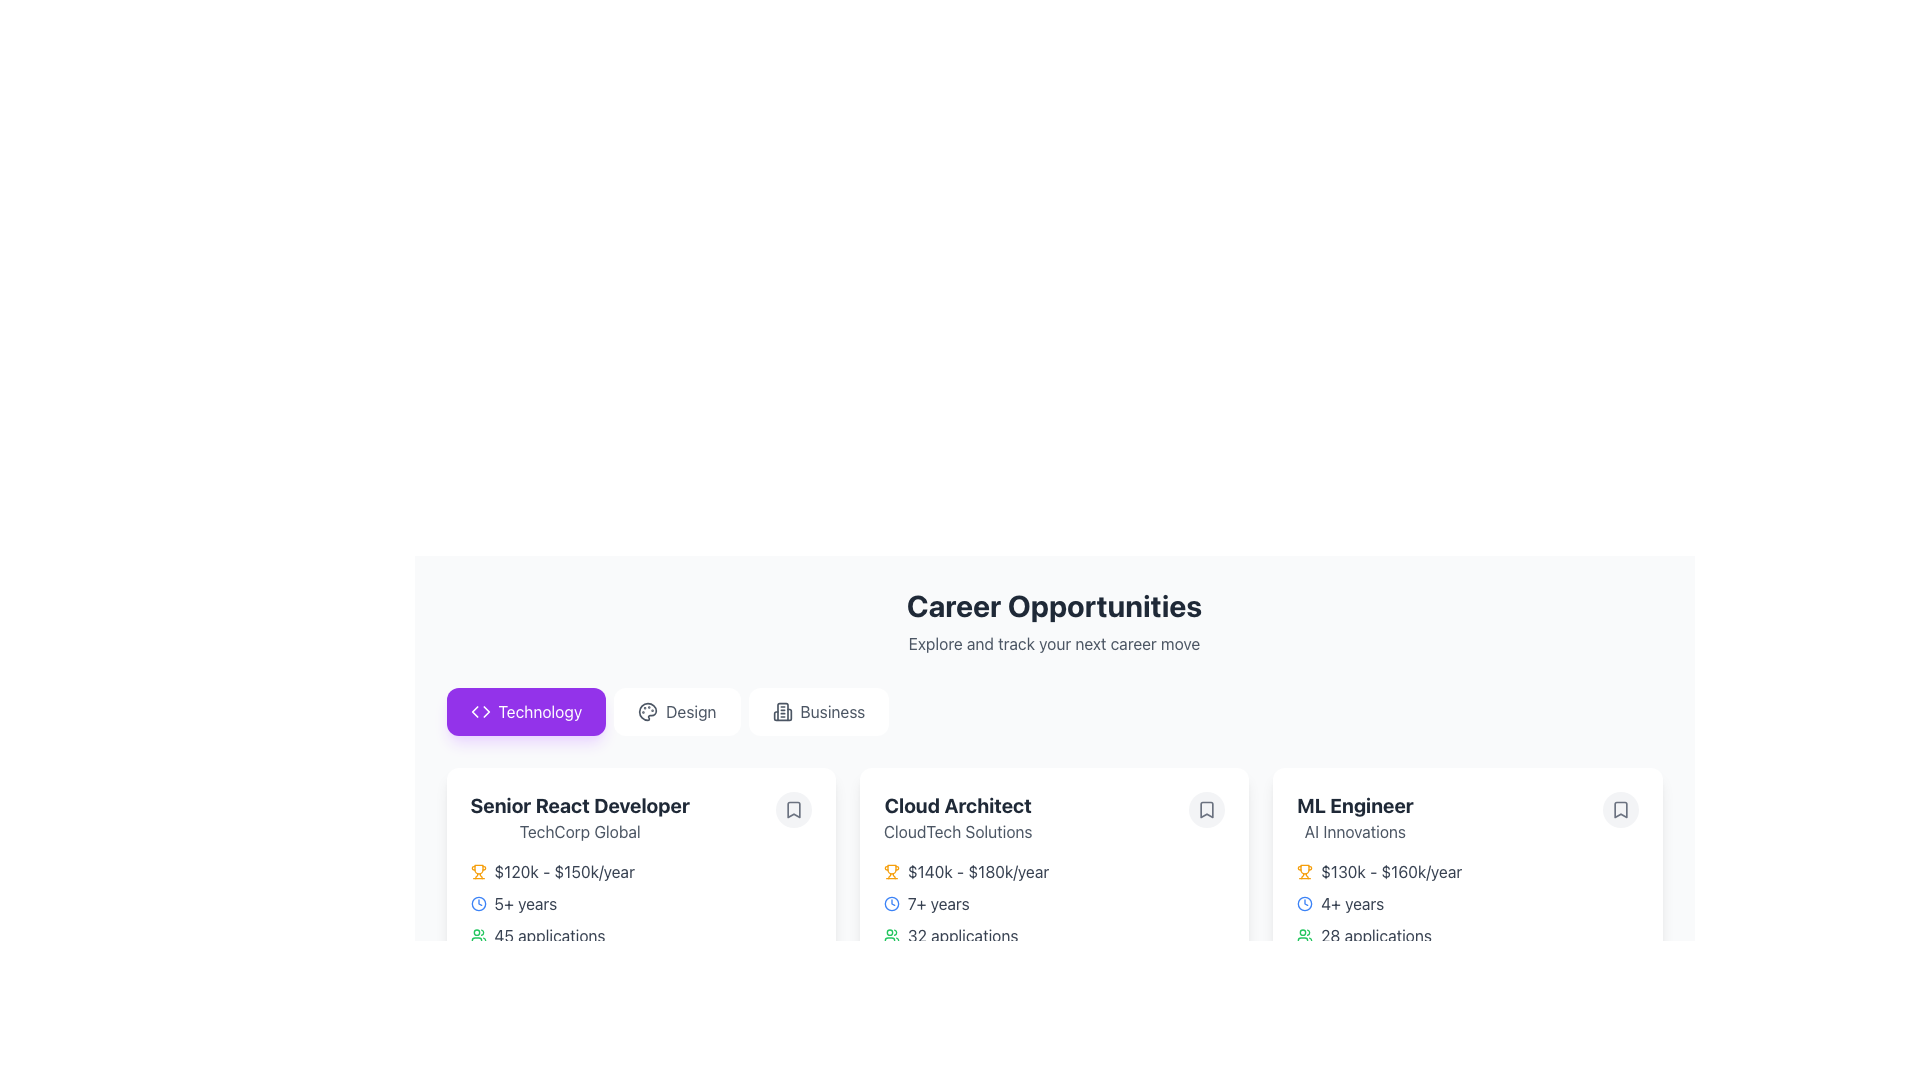 This screenshot has width=1920, height=1080. Describe the element at coordinates (1206, 810) in the screenshot. I see `the unique SVG-based bookmark icon located in the upper-right corner of the 'Cloud Architect' career opportunity card` at that location.